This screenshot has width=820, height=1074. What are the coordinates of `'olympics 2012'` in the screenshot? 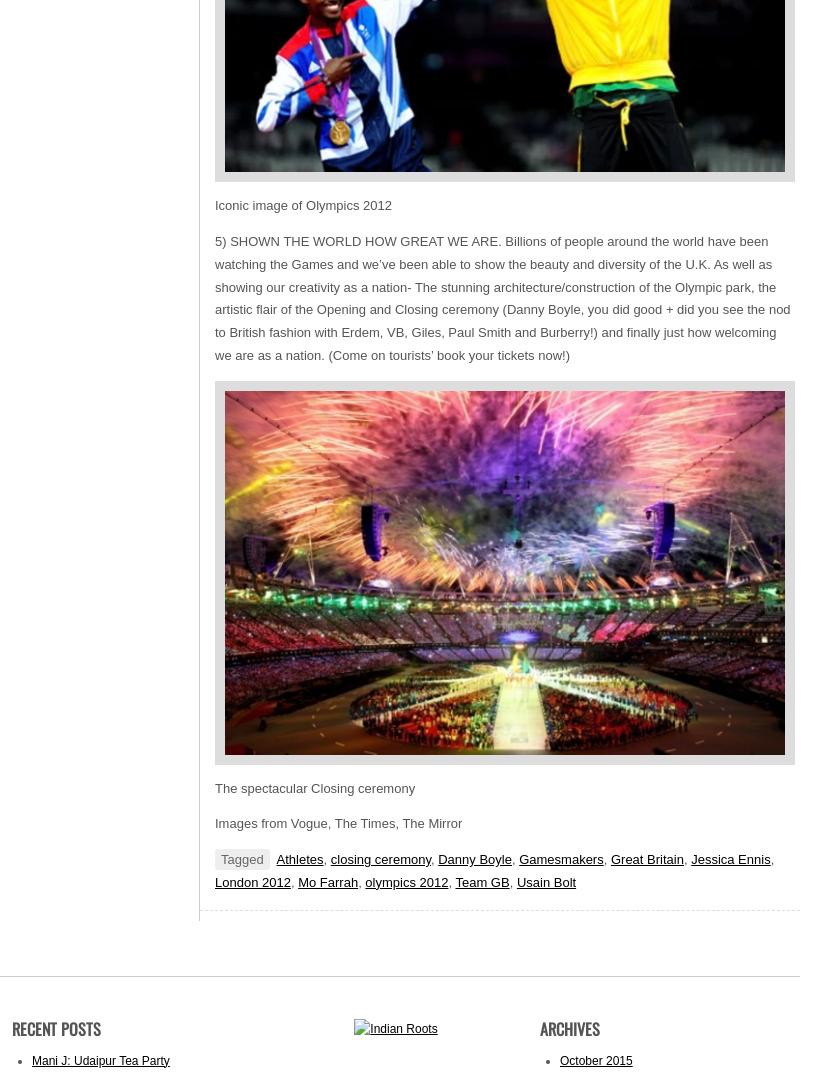 It's located at (406, 880).